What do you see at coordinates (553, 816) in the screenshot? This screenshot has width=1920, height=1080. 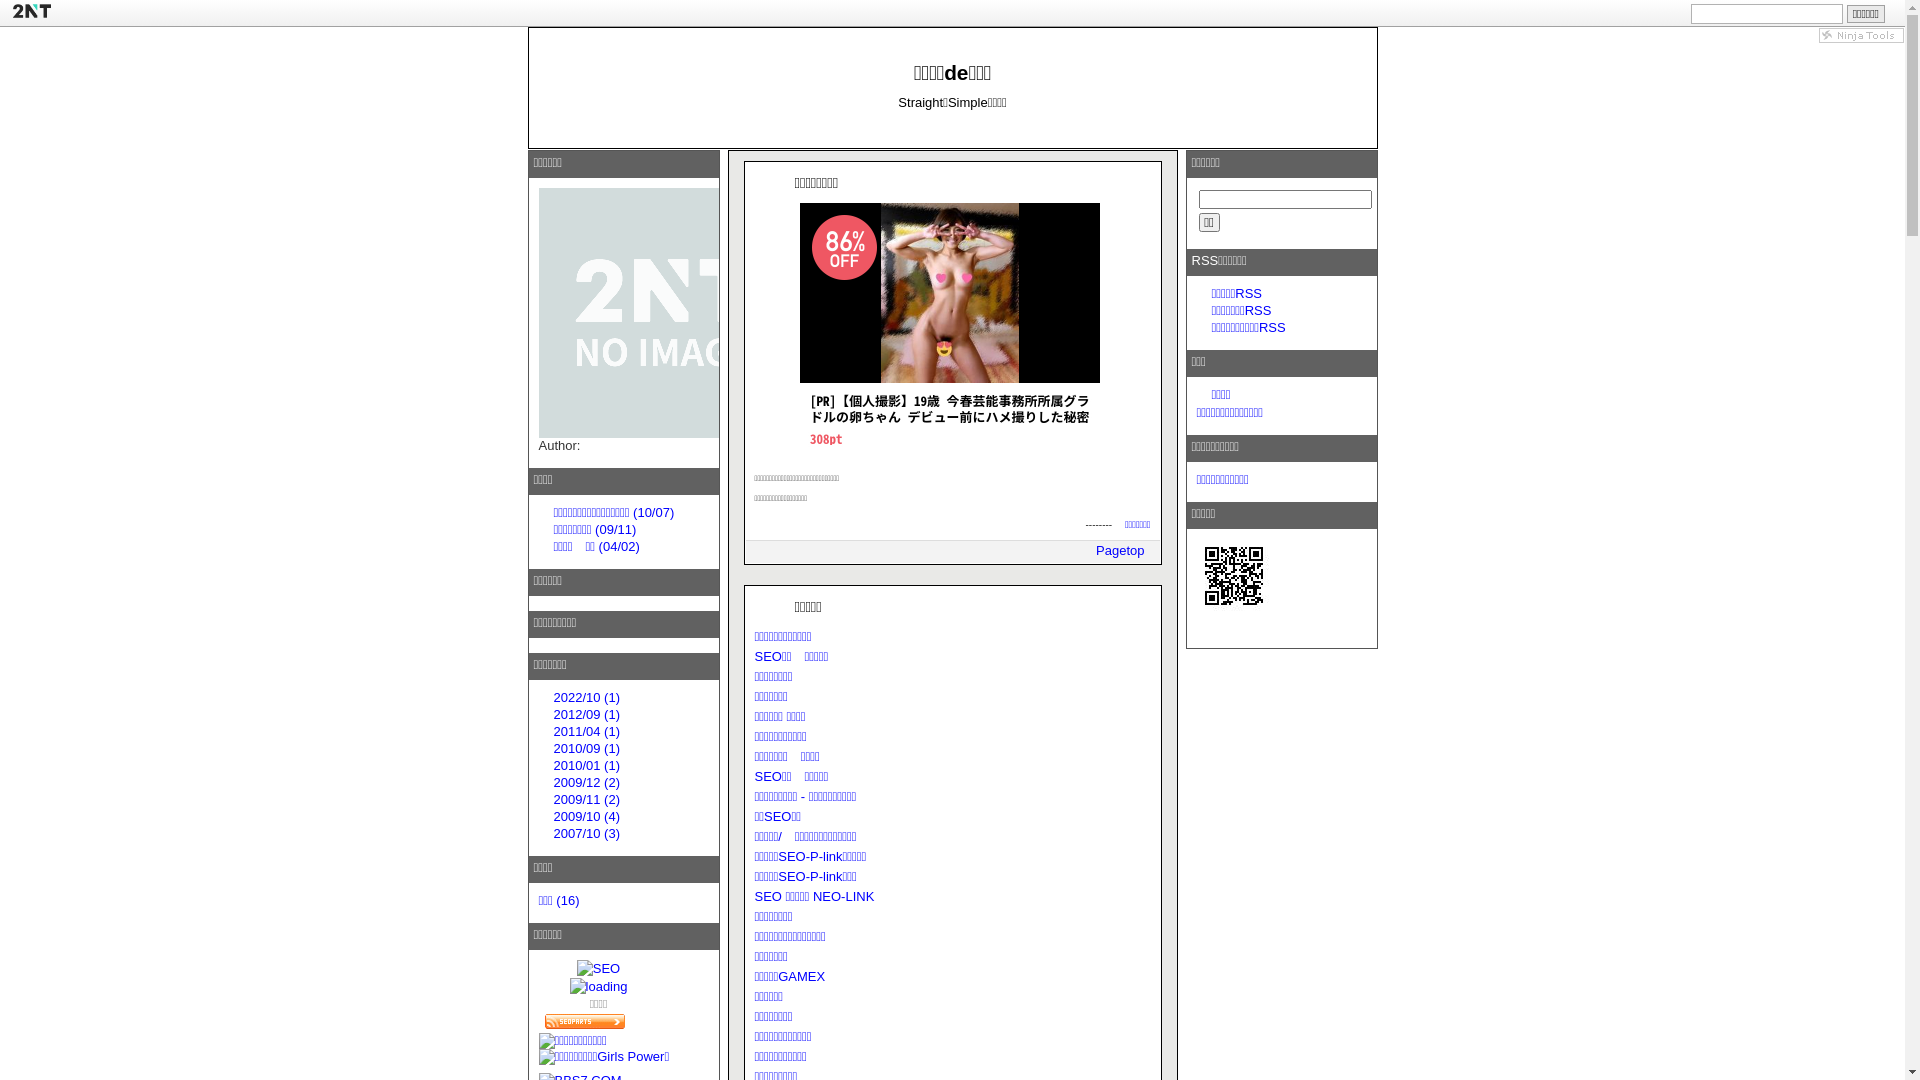 I see `'2009/10 (4)'` at bounding box center [553, 816].